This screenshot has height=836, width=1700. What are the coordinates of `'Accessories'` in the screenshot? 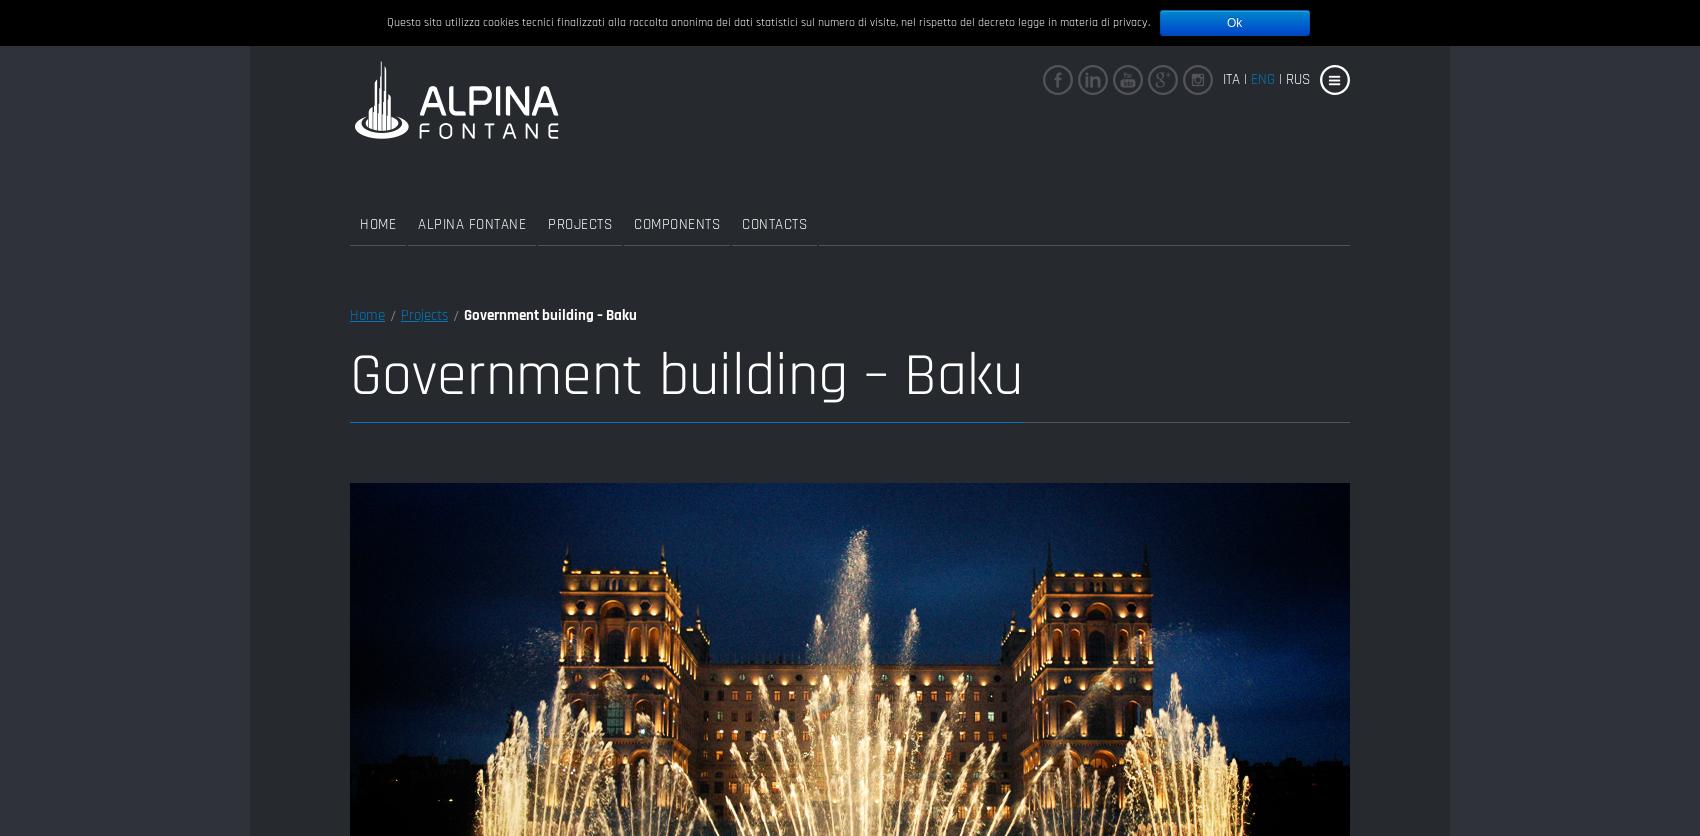 It's located at (779, 614).